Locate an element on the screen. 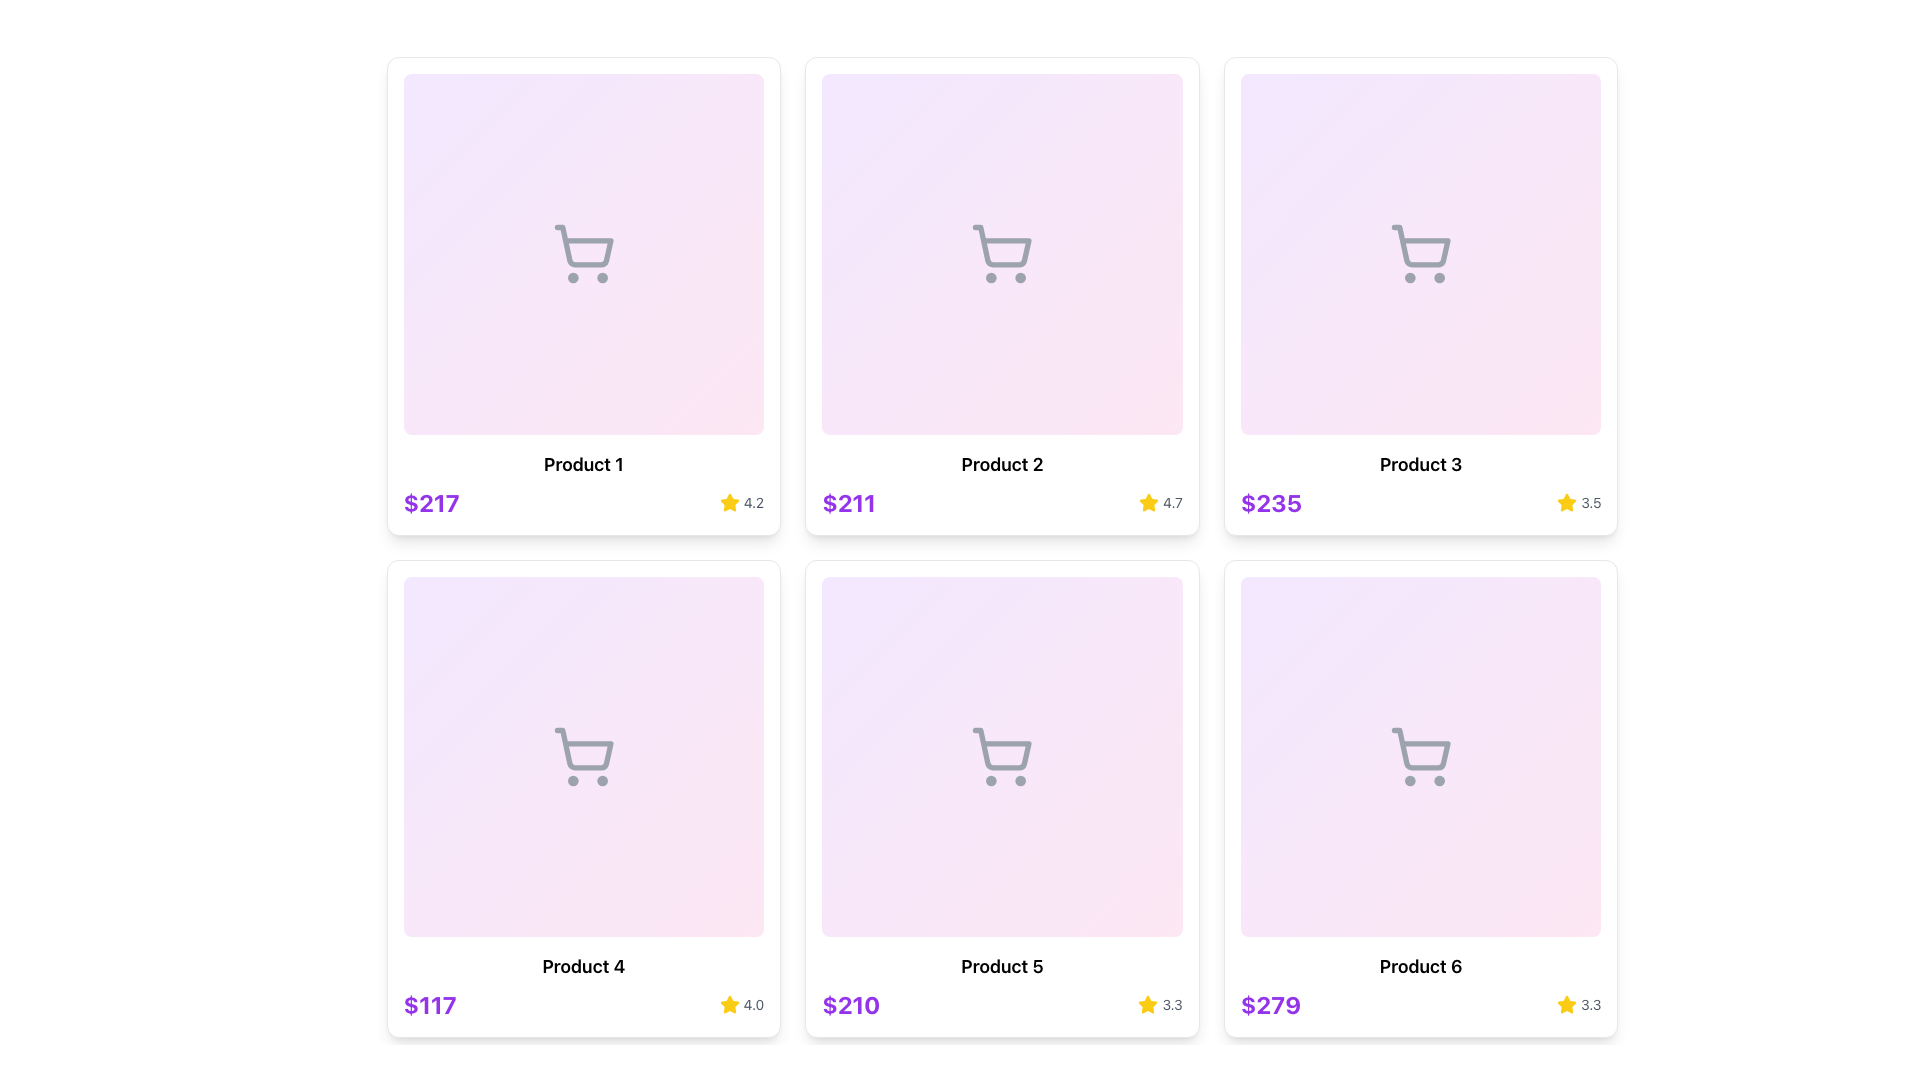  shopping cart icon located at the center of the pastel purple card labeled with the price '$217' for visual details is located at coordinates (582, 253).